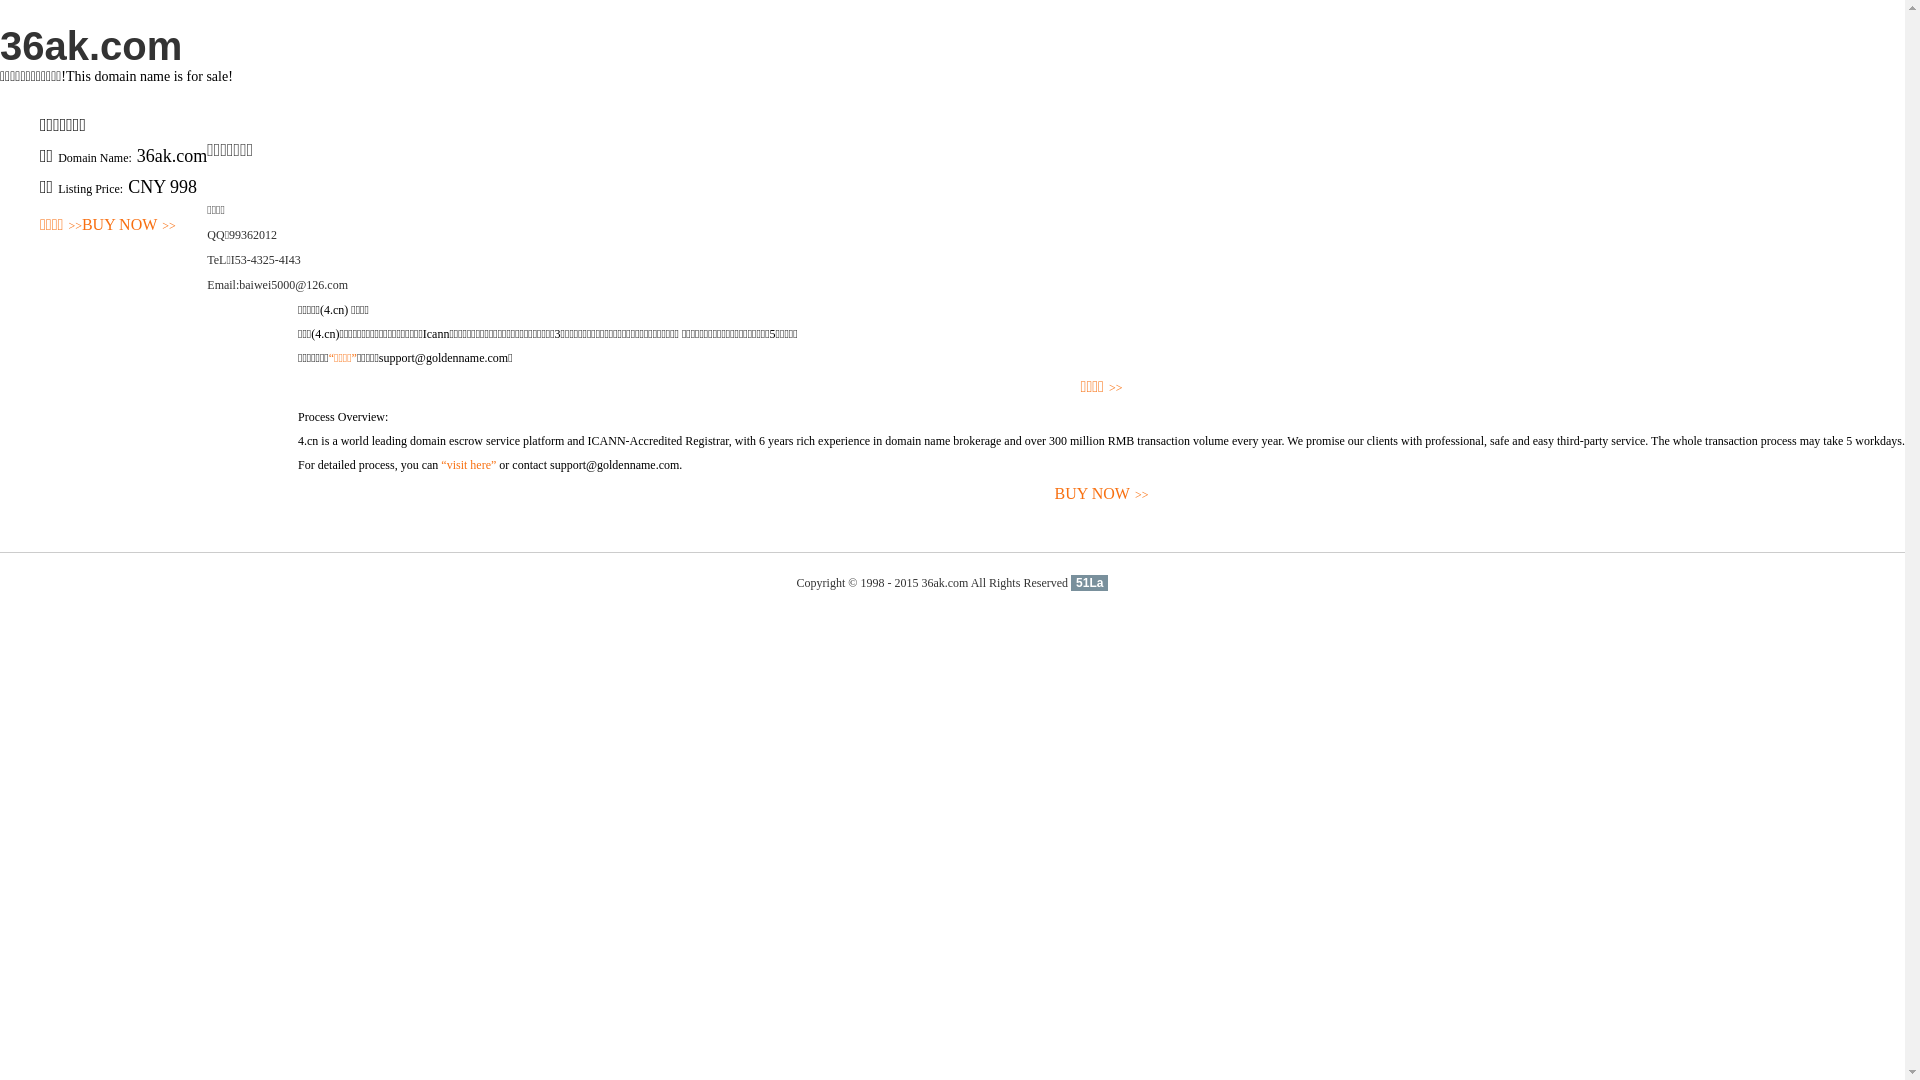  I want to click on '51La', so click(1088, 582).